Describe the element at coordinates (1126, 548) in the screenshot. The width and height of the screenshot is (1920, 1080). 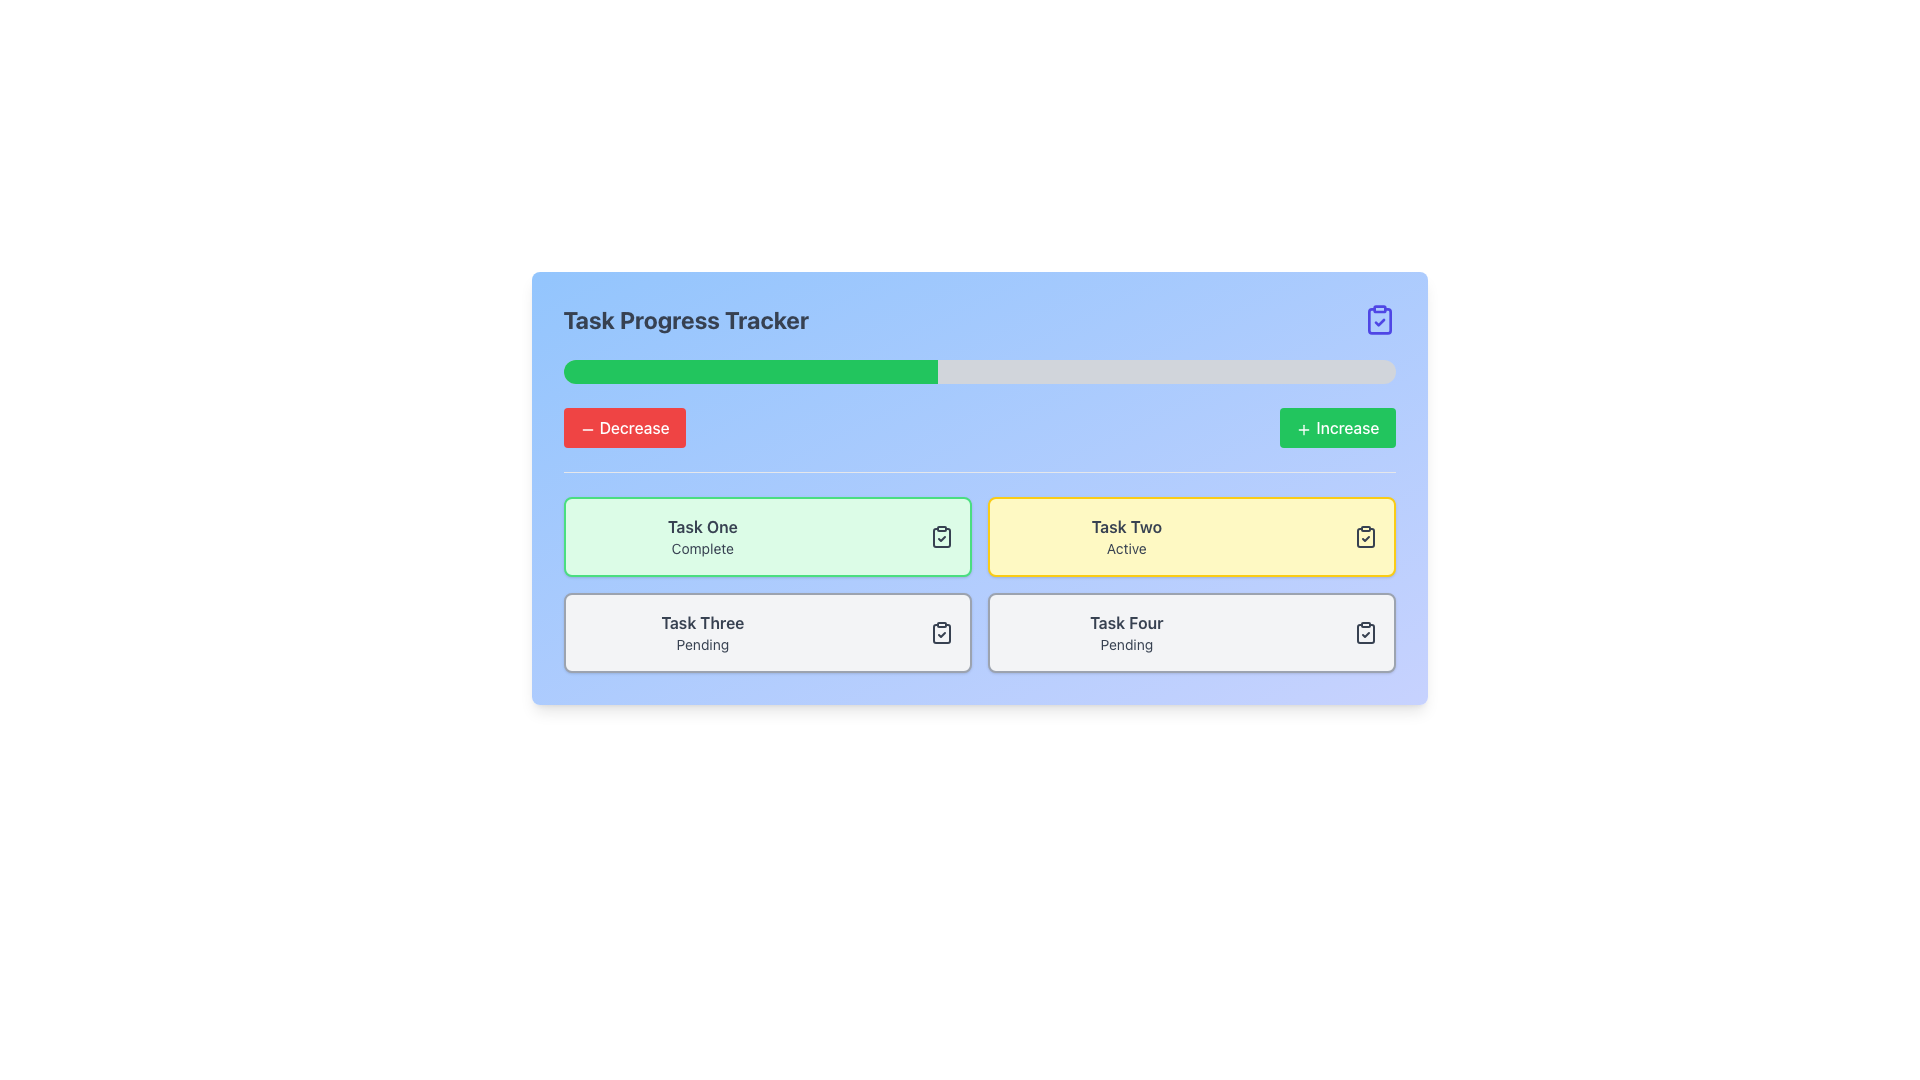
I see `the static text label indicating the status of 'Task Two' as 'Active', located at the bottom of the 'Task Two' card, centered horizontally and above a white rectangular icon` at that location.